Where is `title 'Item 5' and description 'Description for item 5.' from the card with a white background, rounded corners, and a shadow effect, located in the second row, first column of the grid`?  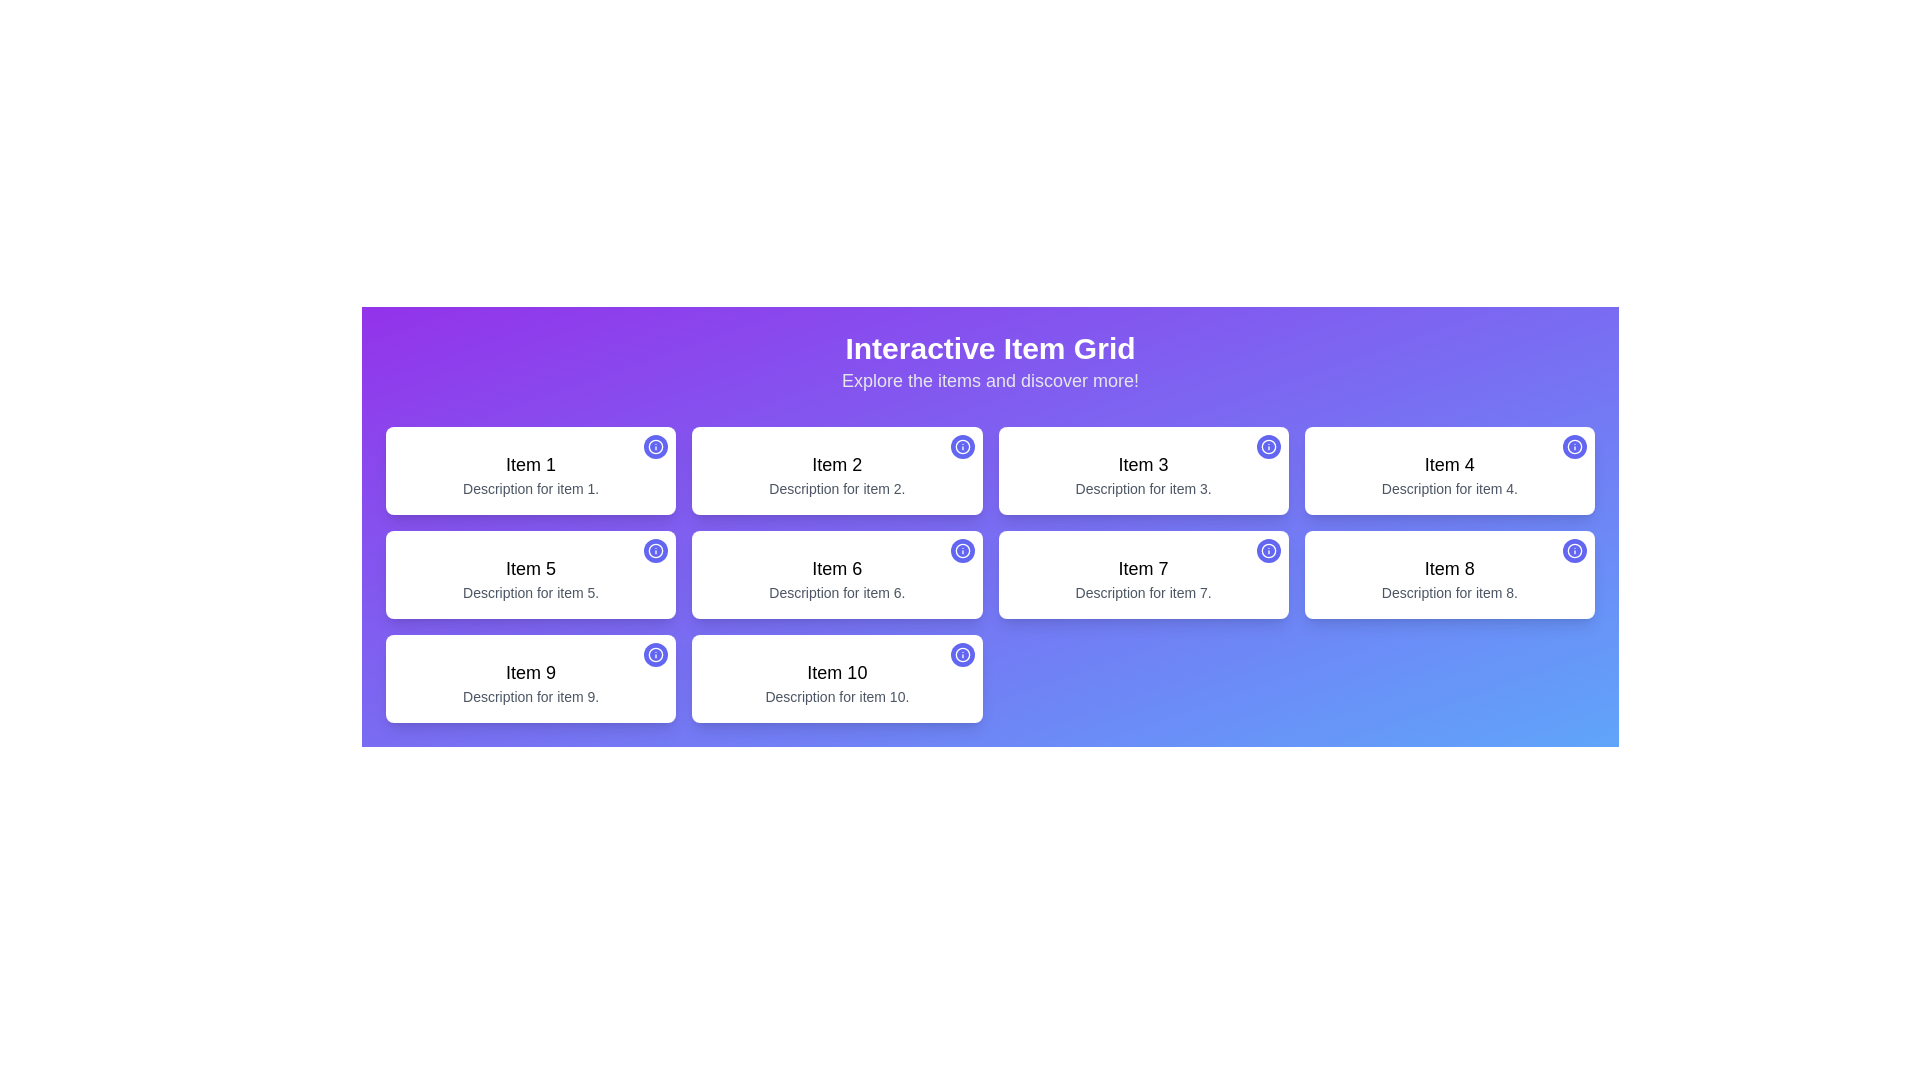 title 'Item 5' and description 'Description for item 5.' from the card with a white background, rounded corners, and a shadow effect, located in the second row, first column of the grid is located at coordinates (531, 574).